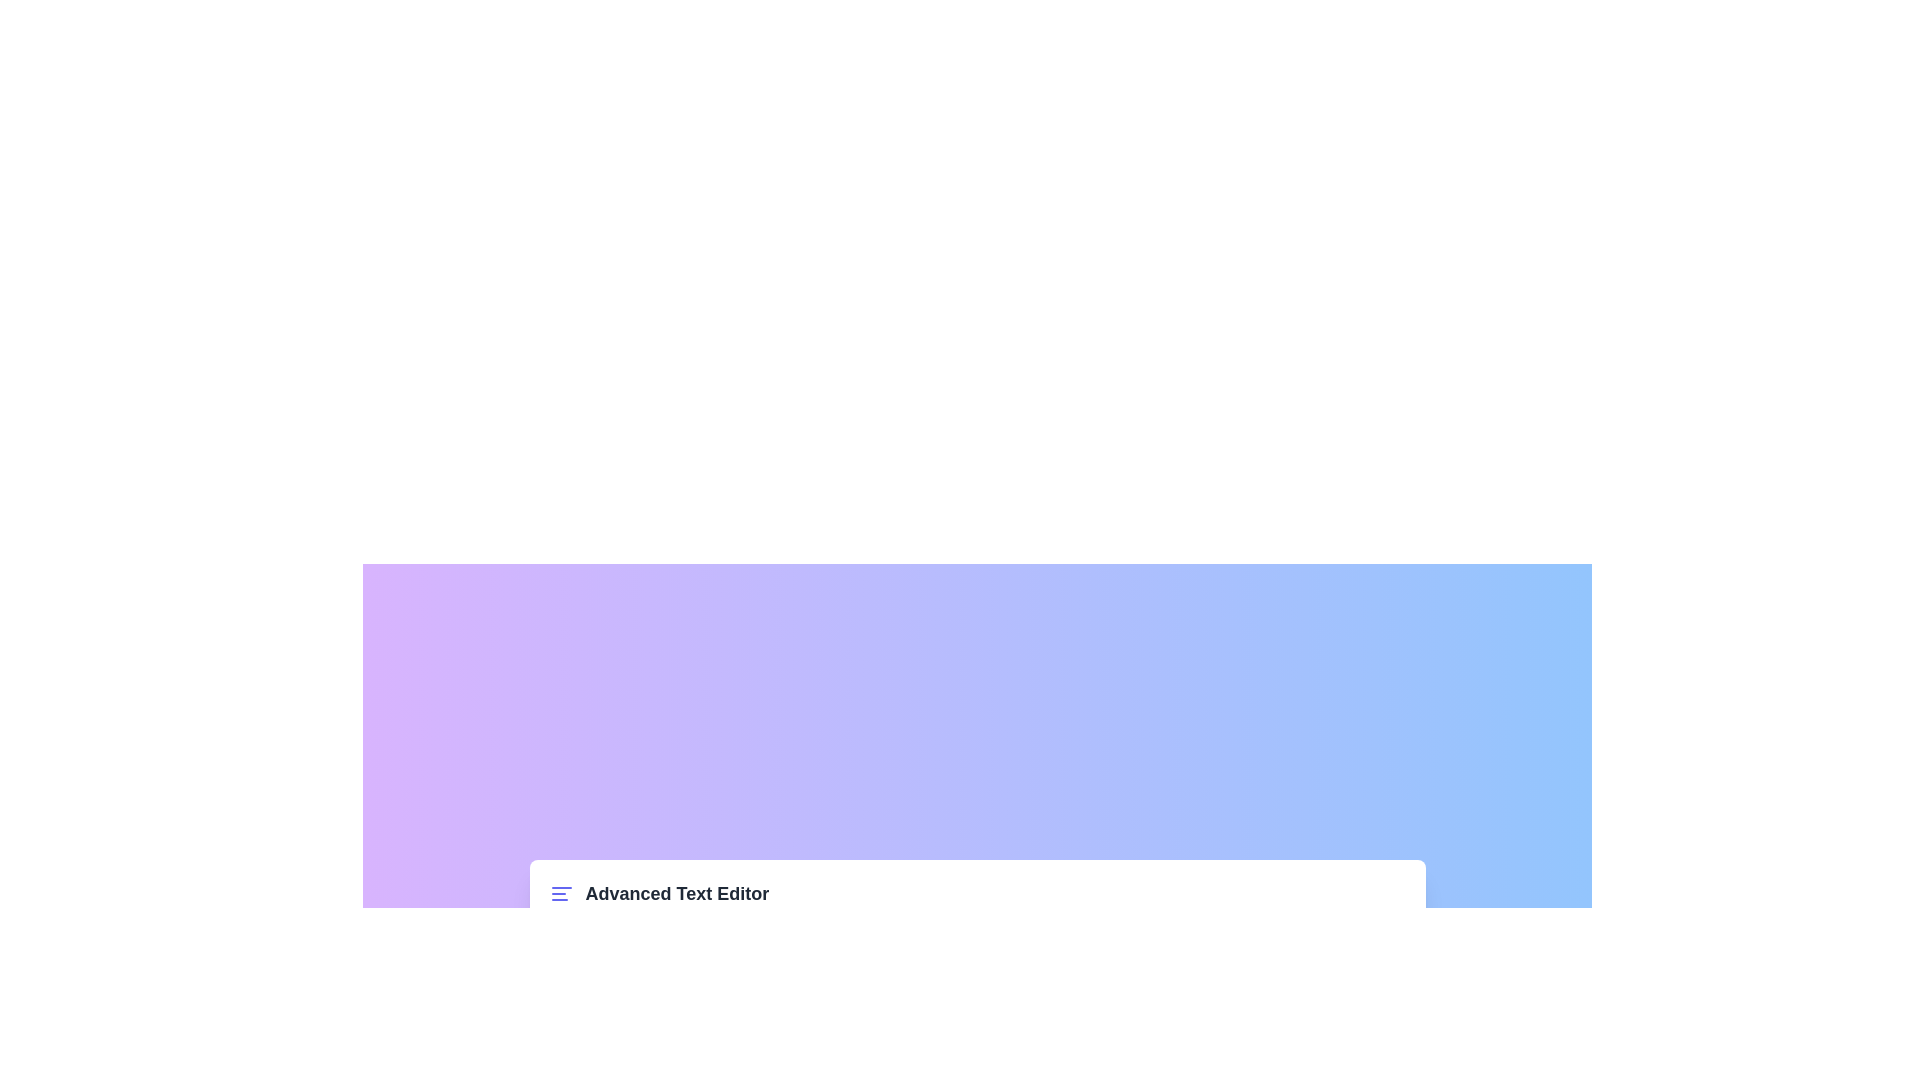 The width and height of the screenshot is (1920, 1080). I want to click on the small indigo-blue icon resembling a 'left alignment' symbol, located to the left of the 'Advanced Text Editor' label, so click(560, 892).